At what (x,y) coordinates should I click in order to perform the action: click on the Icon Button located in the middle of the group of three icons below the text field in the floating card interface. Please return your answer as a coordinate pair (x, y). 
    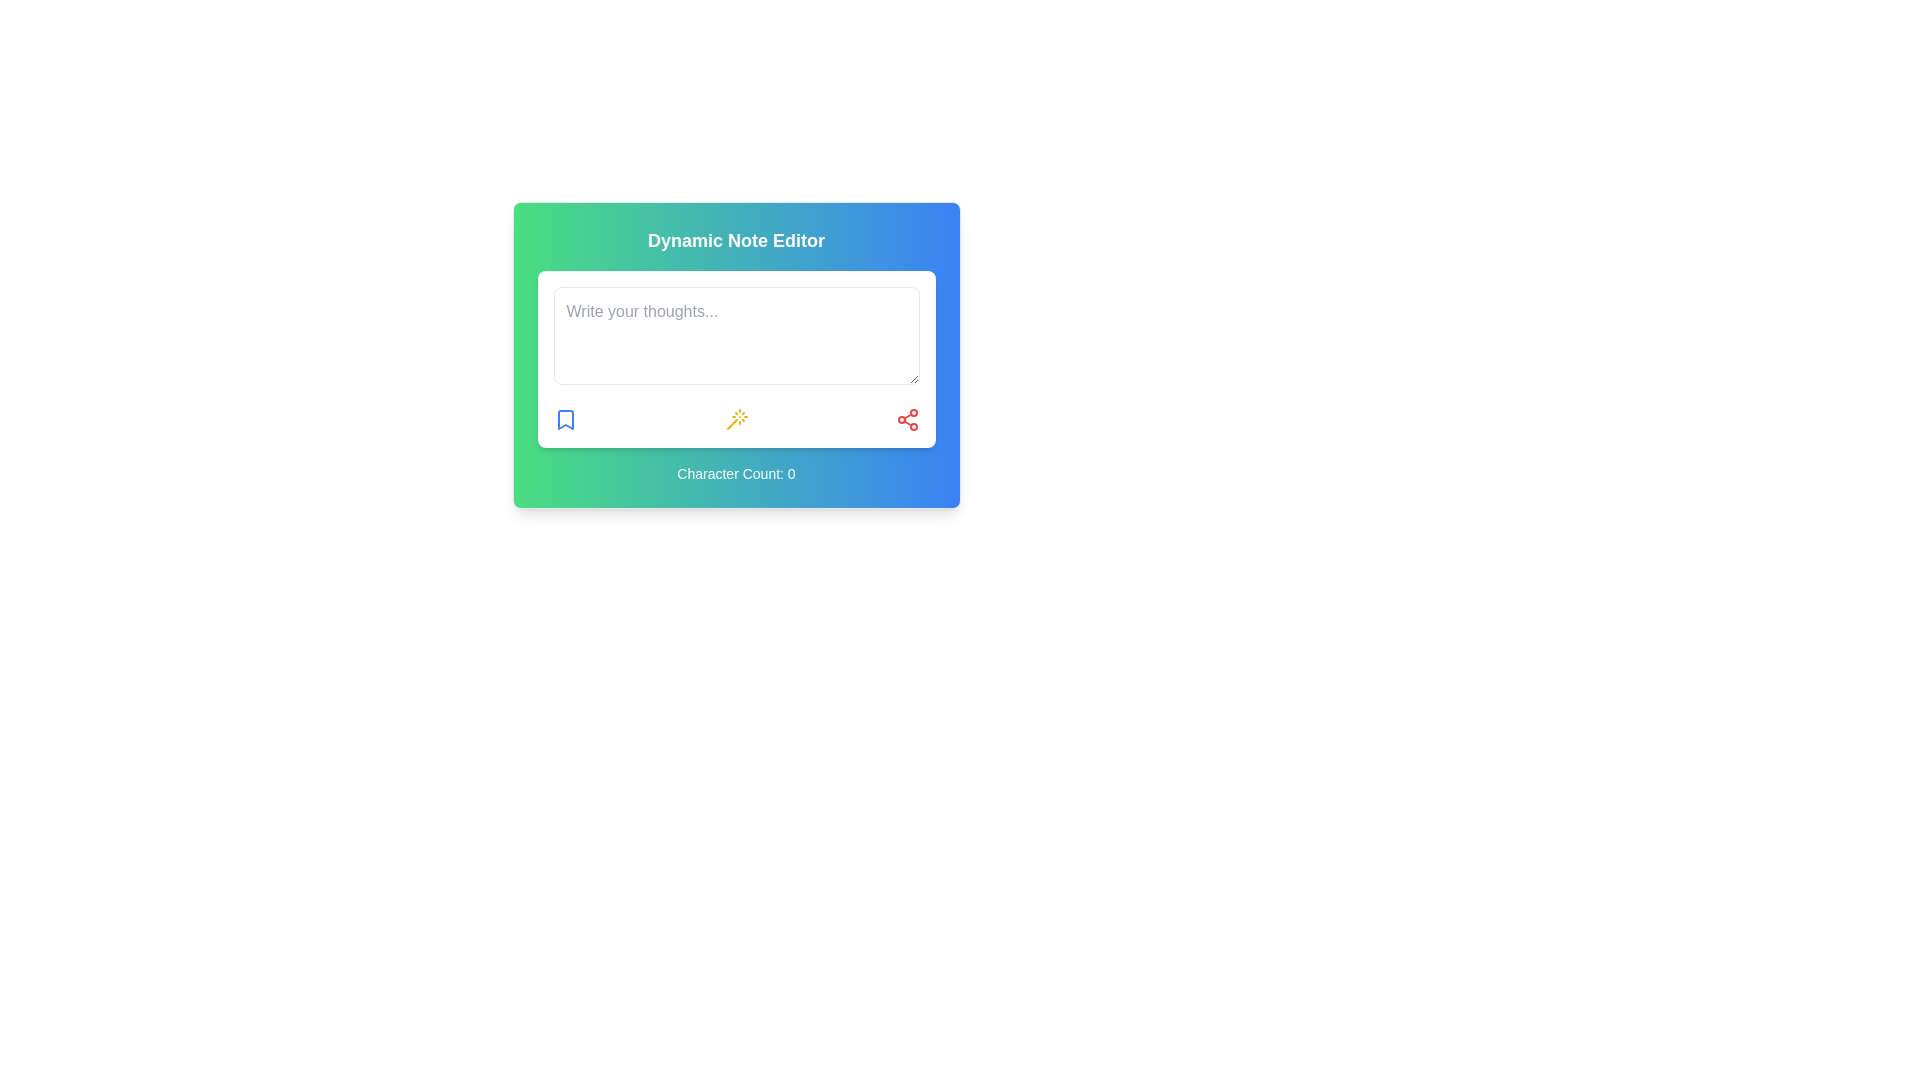
    Looking at the image, I should click on (735, 419).